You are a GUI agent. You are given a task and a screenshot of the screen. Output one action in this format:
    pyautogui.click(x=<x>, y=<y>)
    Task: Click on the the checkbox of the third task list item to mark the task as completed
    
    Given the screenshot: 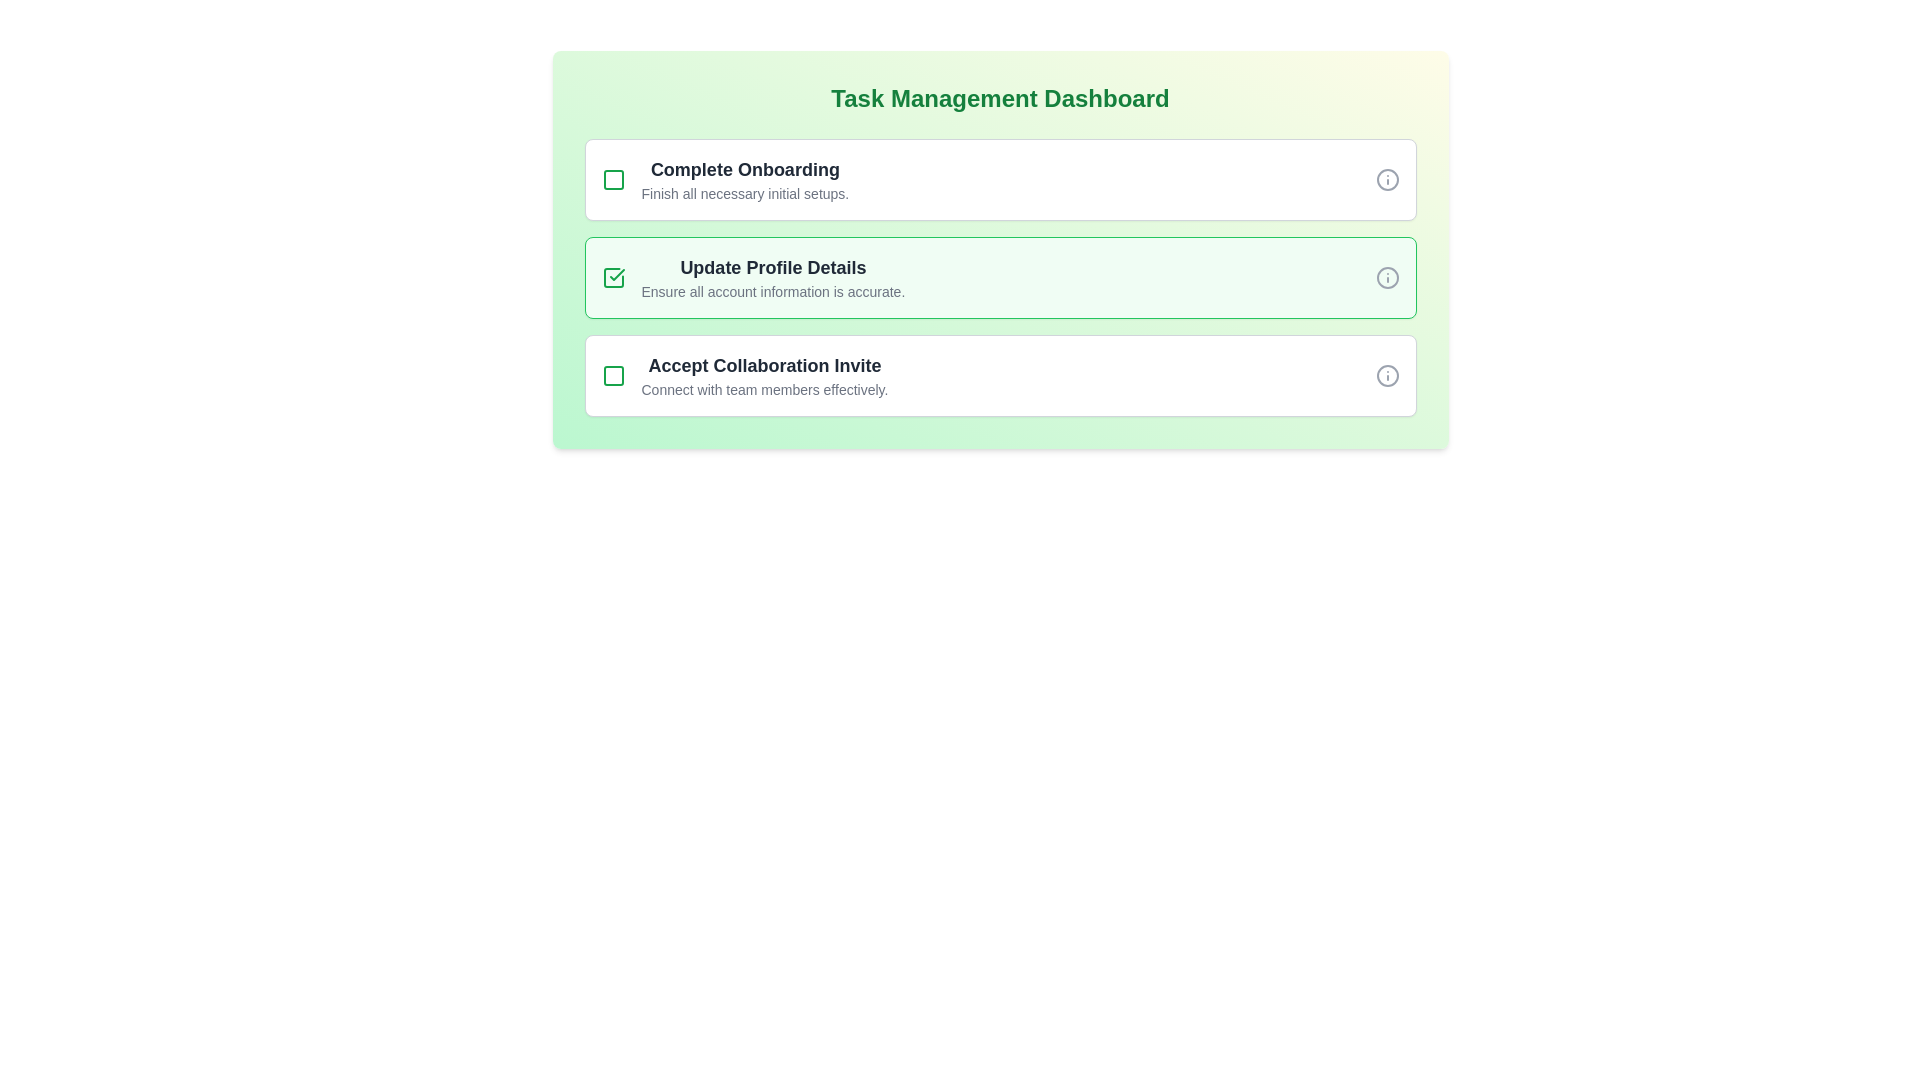 What is the action you would take?
    pyautogui.click(x=743, y=375)
    